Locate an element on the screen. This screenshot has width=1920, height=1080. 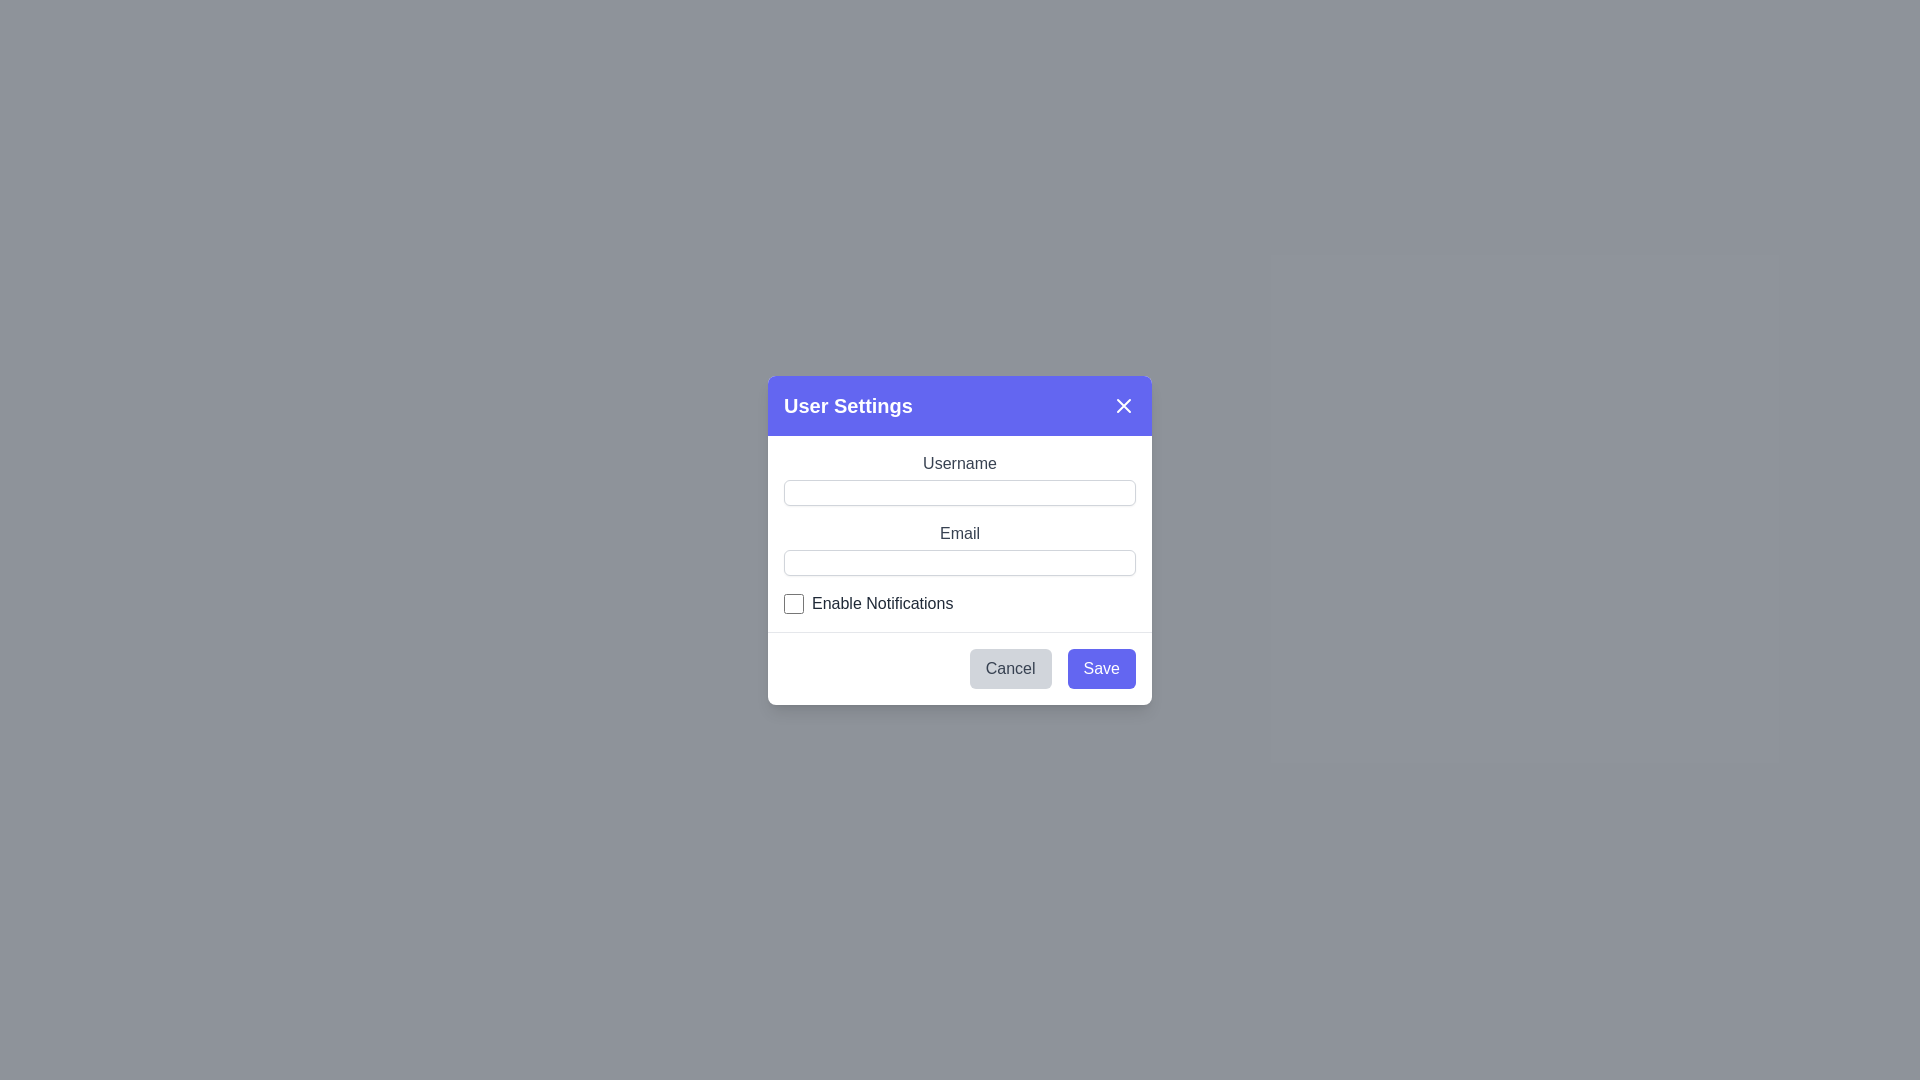
the text input field for email address located in the 'User Settings' dialog, which is the second input field below the 'Username' input and above the 'Enable Notifications' checkbox is located at coordinates (960, 547).